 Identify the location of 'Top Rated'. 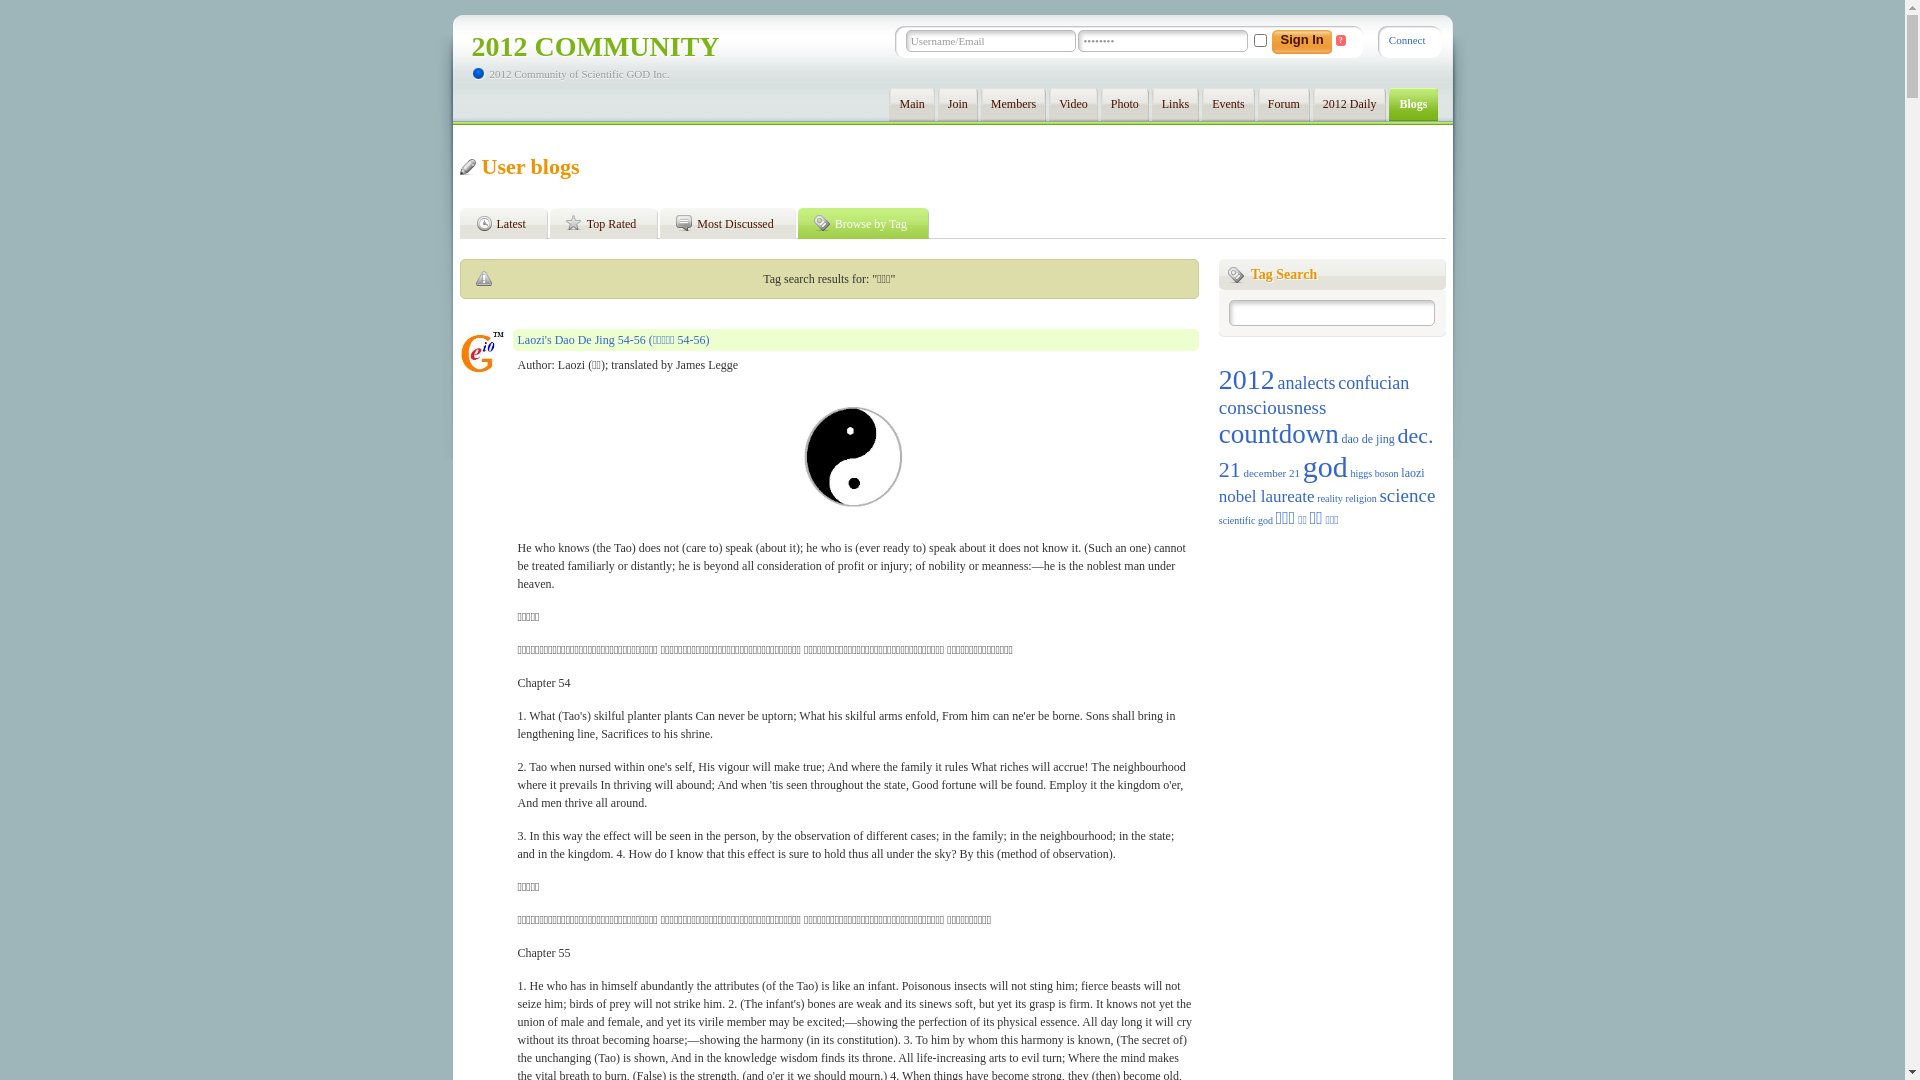
(607, 223).